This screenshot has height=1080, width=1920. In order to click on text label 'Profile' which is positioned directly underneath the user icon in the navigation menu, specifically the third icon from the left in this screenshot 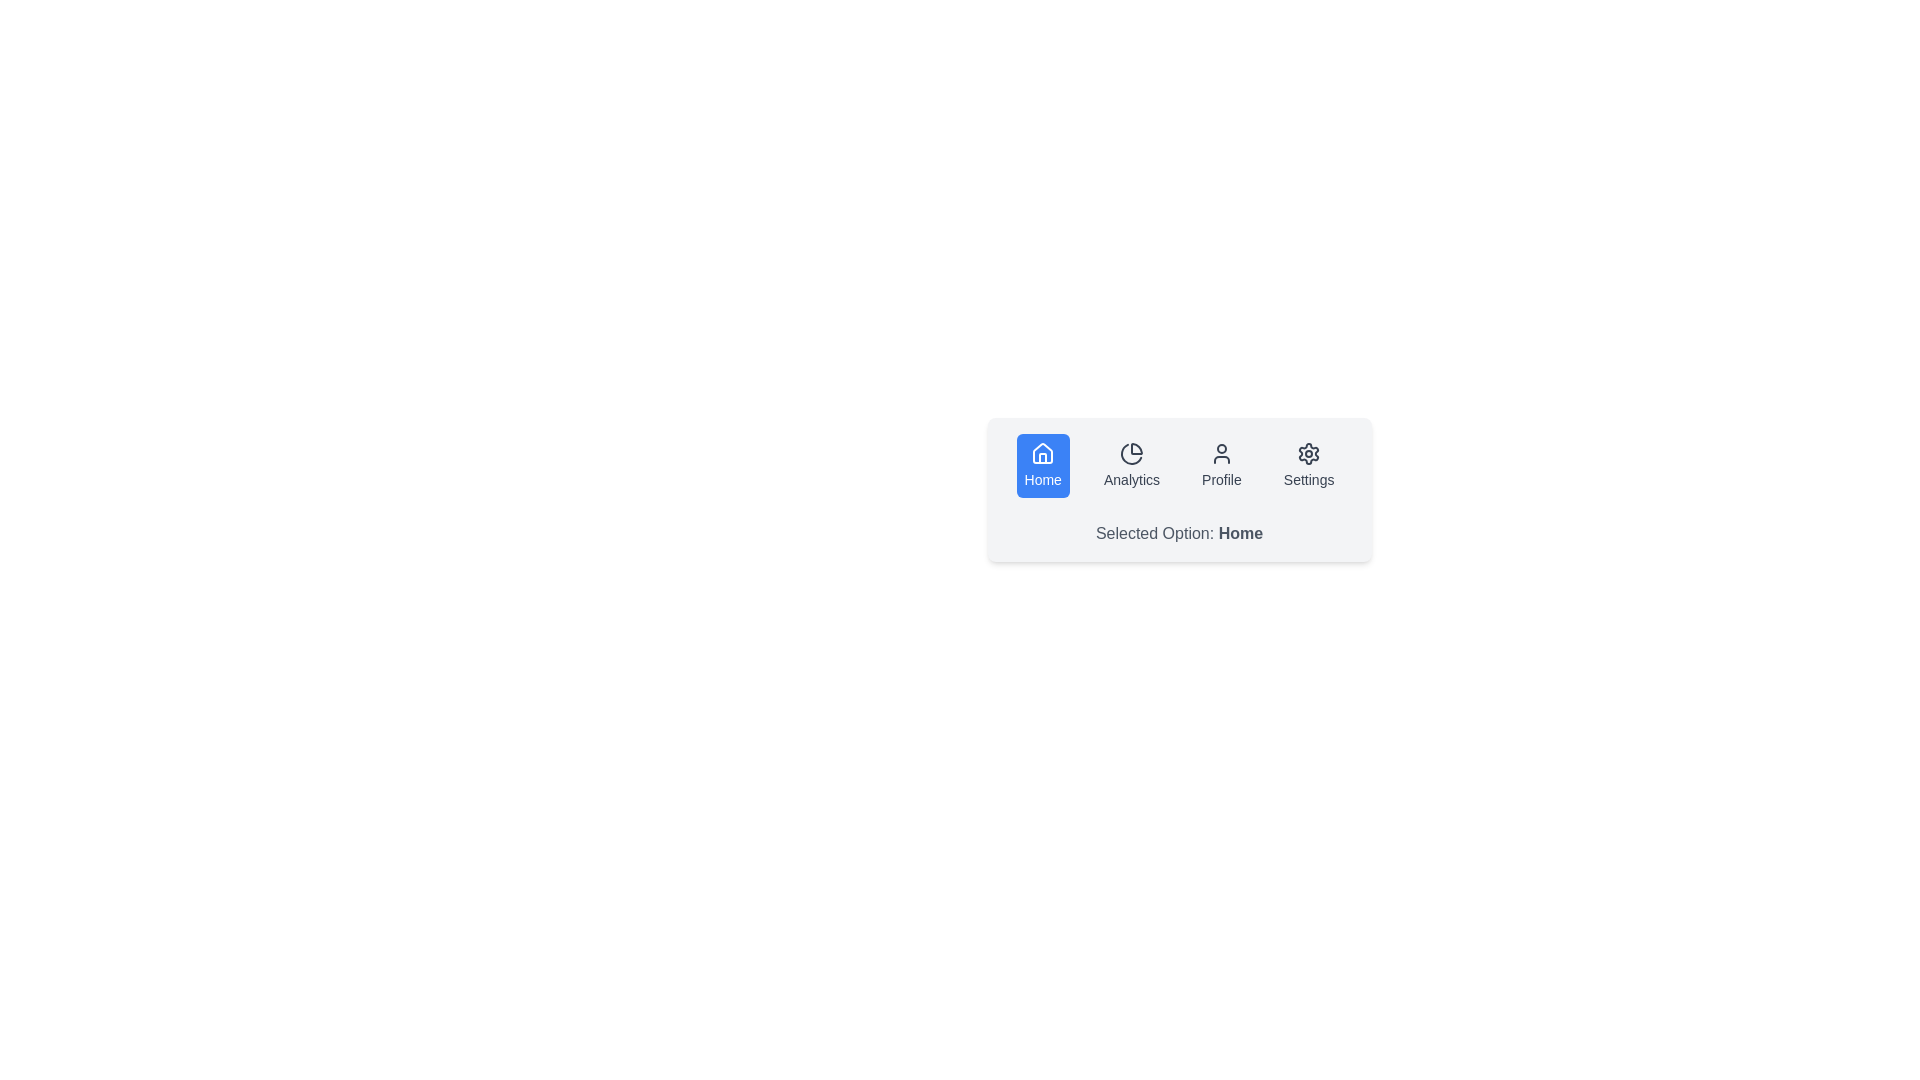, I will do `click(1220, 479)`.